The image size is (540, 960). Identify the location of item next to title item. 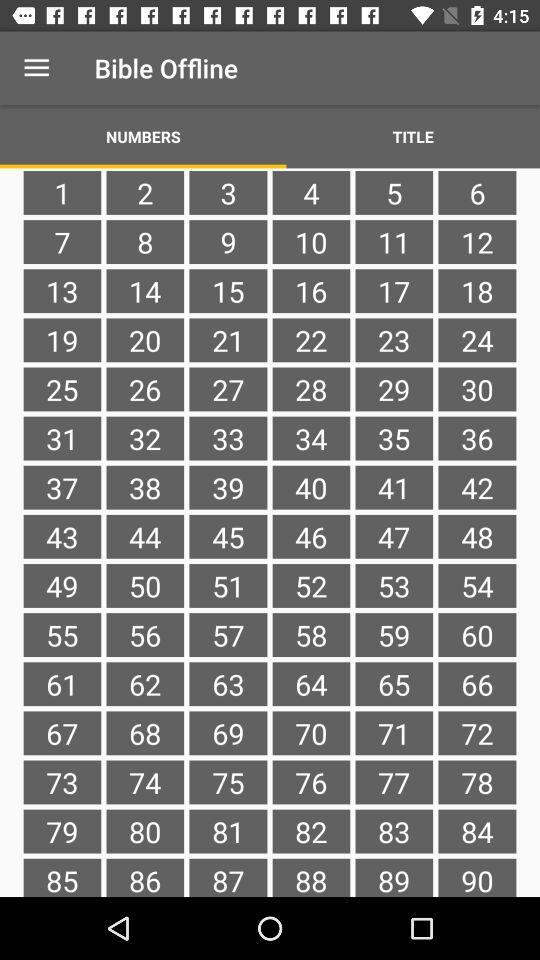
(142, 135).